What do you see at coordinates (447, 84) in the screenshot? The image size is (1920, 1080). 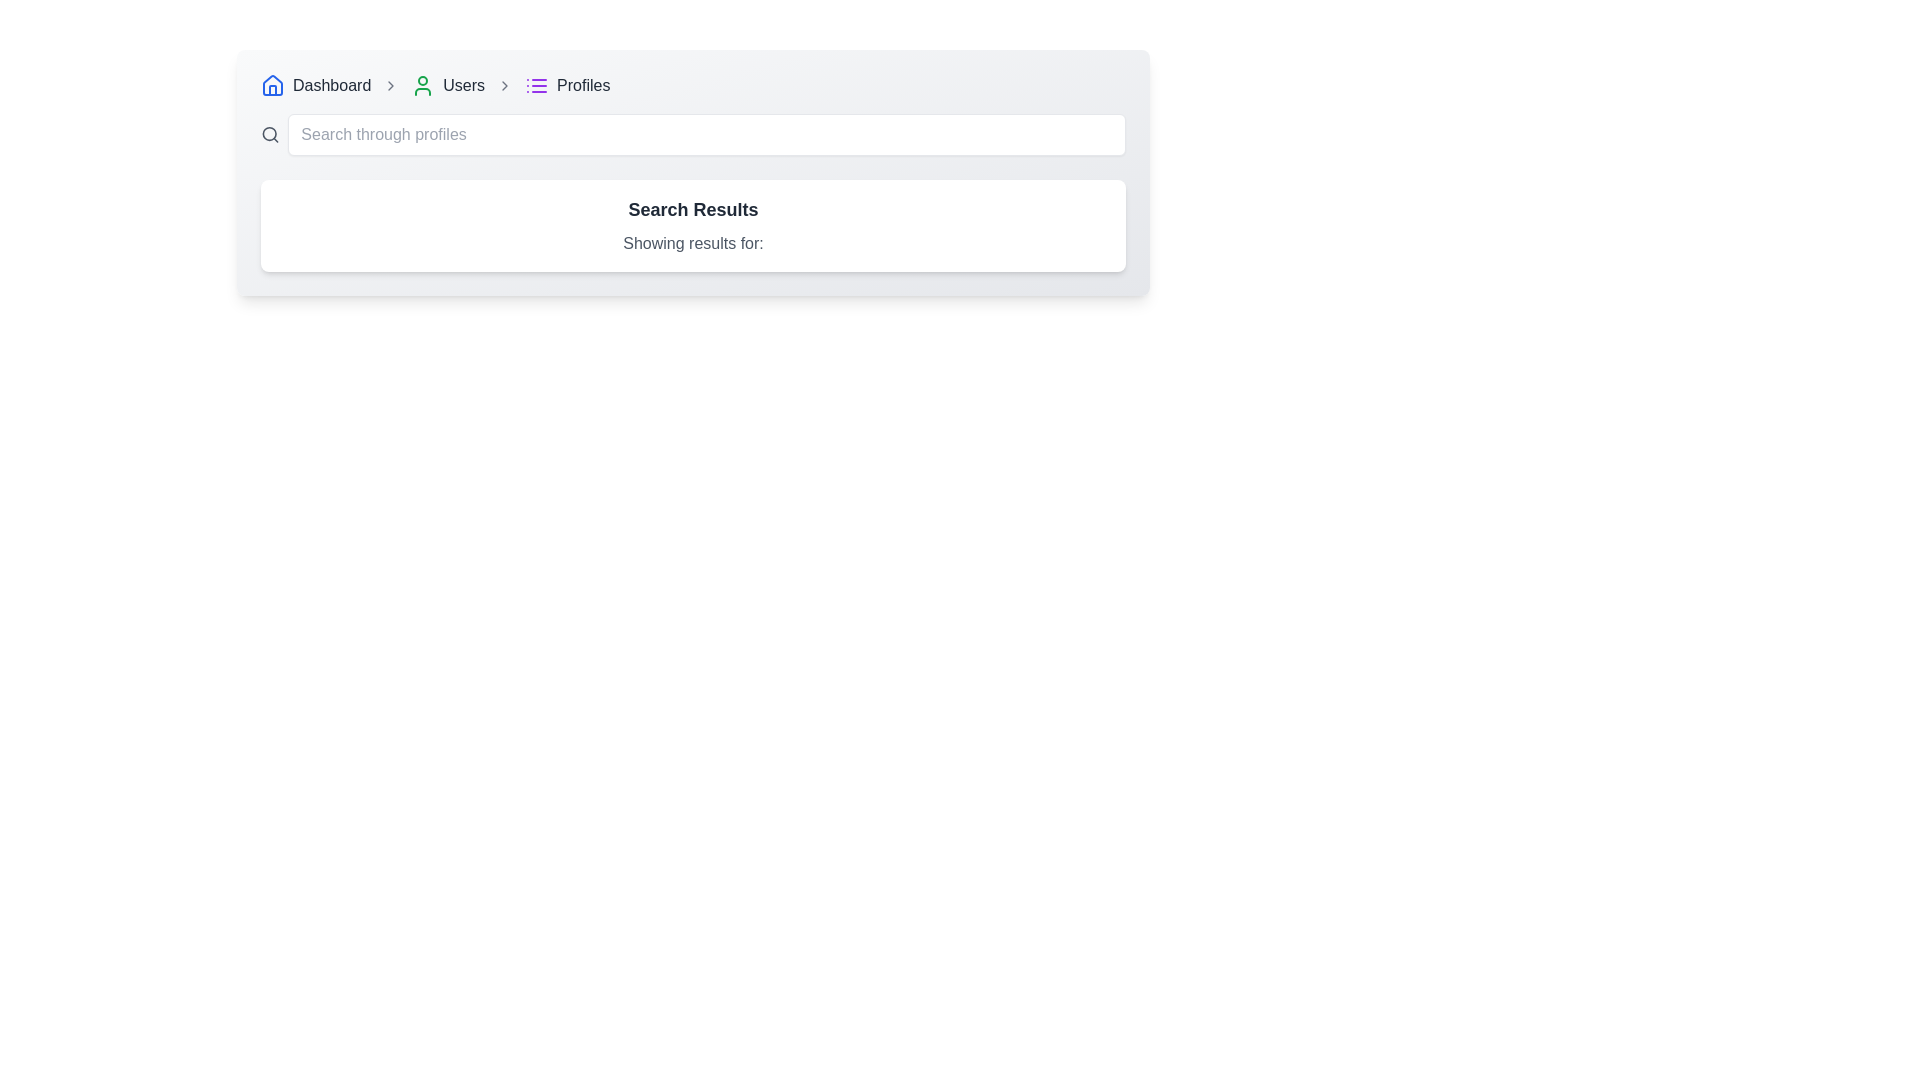 I see `the 'Users' breadcrumb navigation item, which is the second clickable item` at bounding box center [447, 84].